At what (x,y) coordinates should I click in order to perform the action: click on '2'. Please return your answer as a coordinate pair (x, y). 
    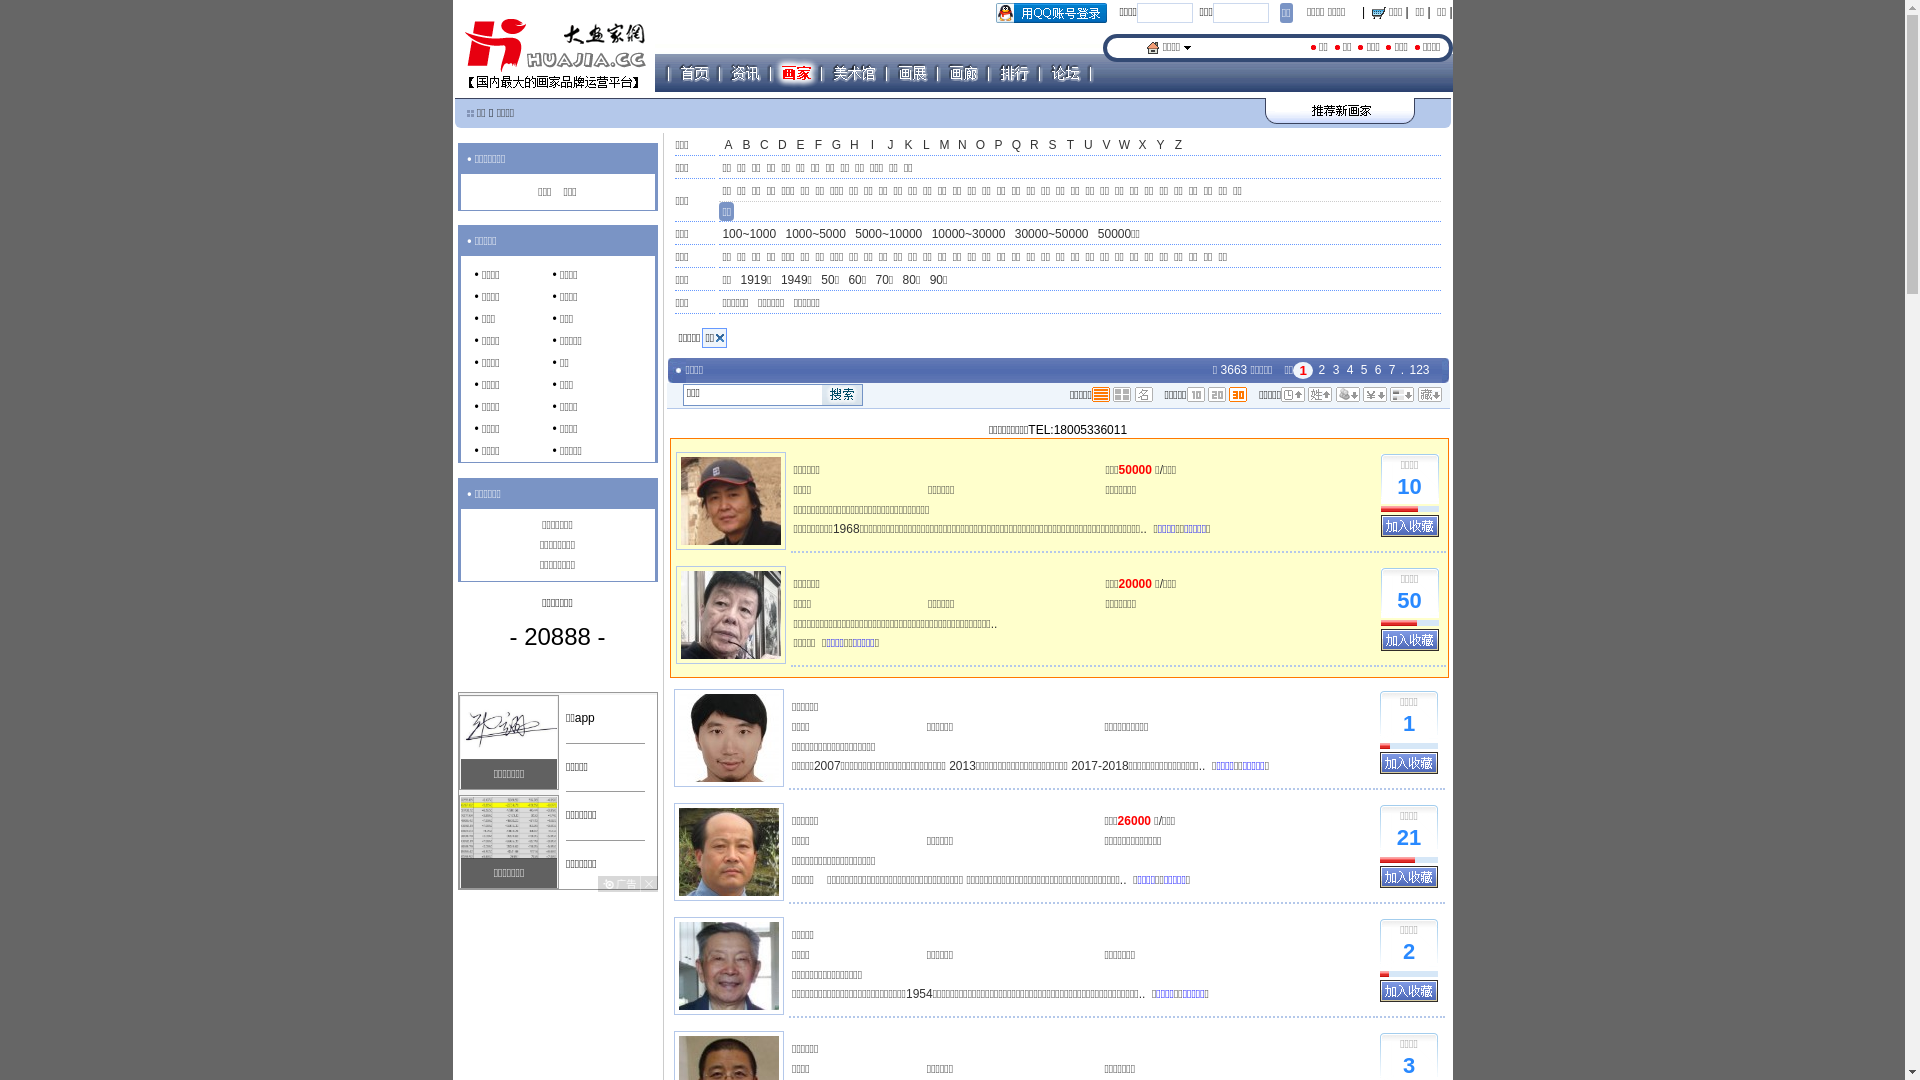
    Looking at the image, I should click on (1408, 951).